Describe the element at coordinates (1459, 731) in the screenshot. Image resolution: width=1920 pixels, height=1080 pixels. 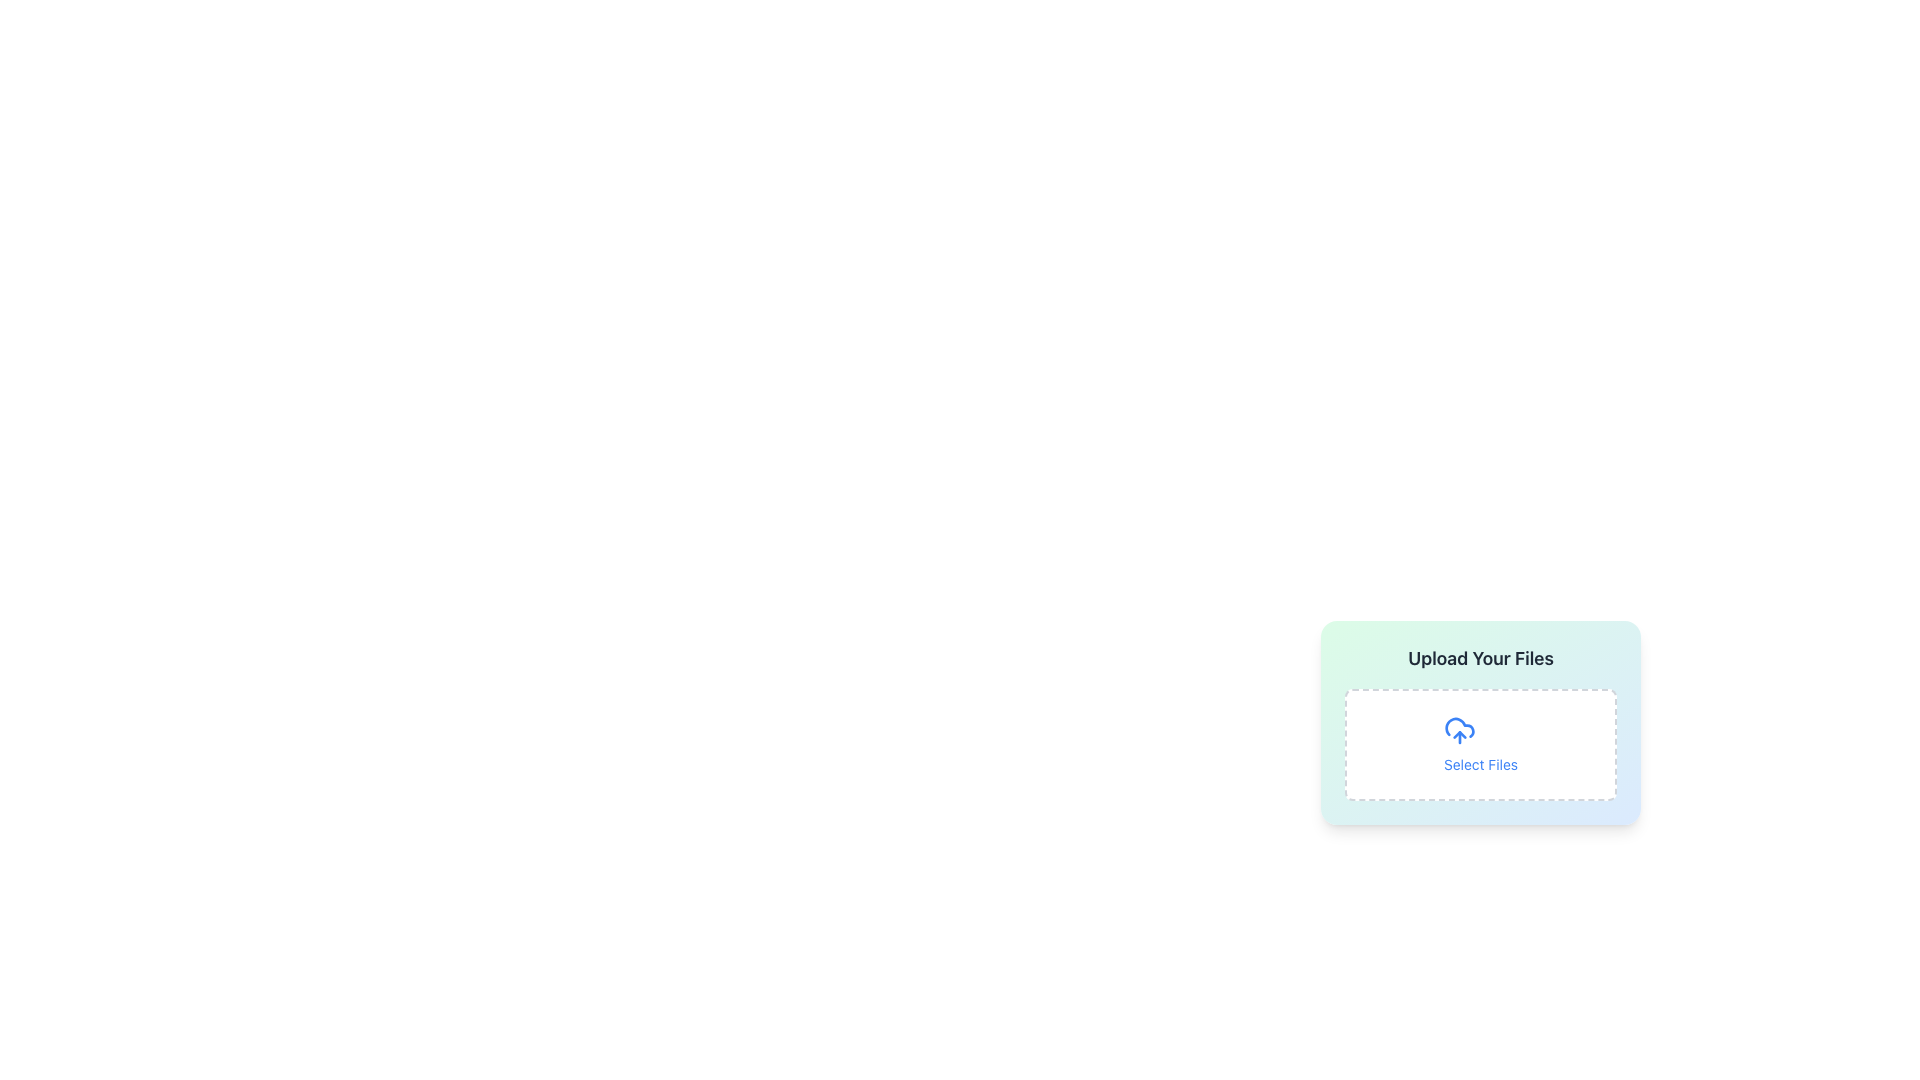
I see `the cloud-shaped upload icon, which features an upward-facing arrow and is located above the 'Select Files' text within the upload section` at that location.